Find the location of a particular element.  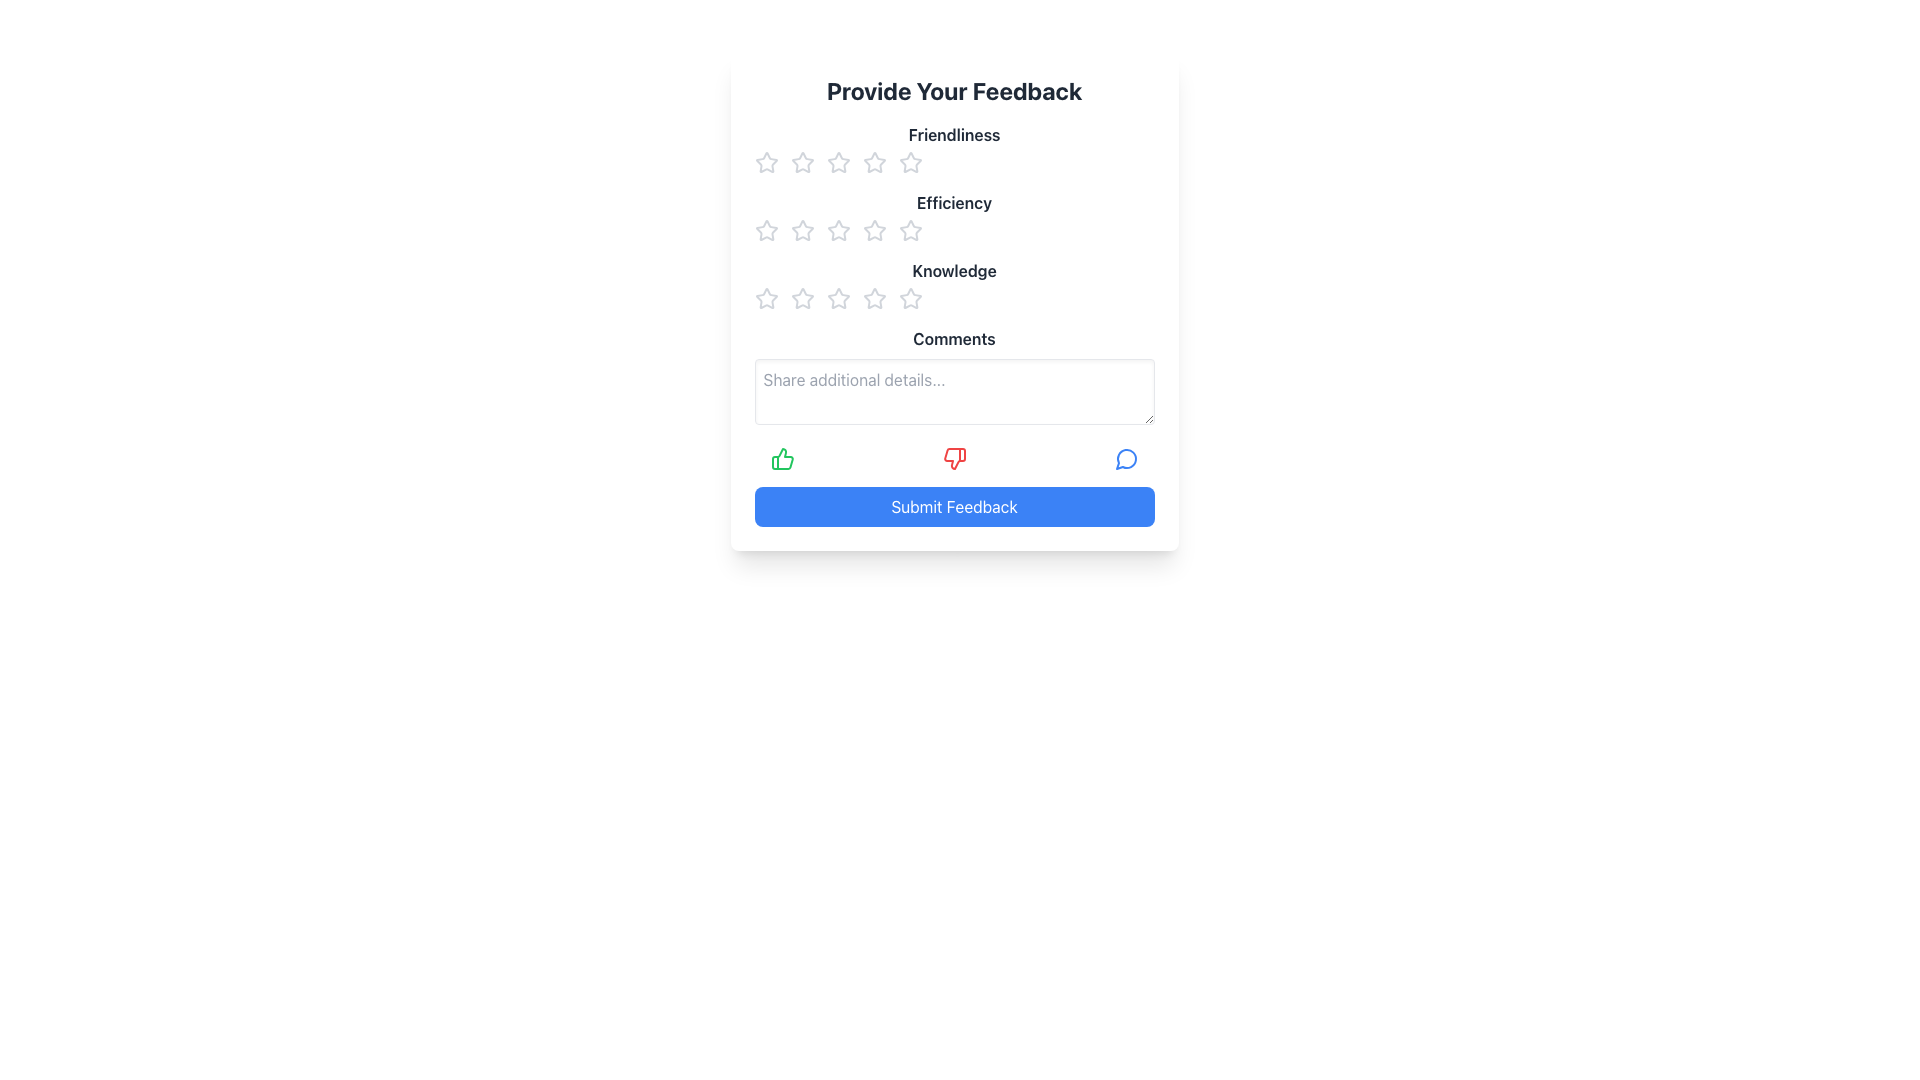

the fifth Rating star icon in light gray within the second row of the feedback form to rate the 'Efficiency' criterion at five is located at coordinates (909, 230).